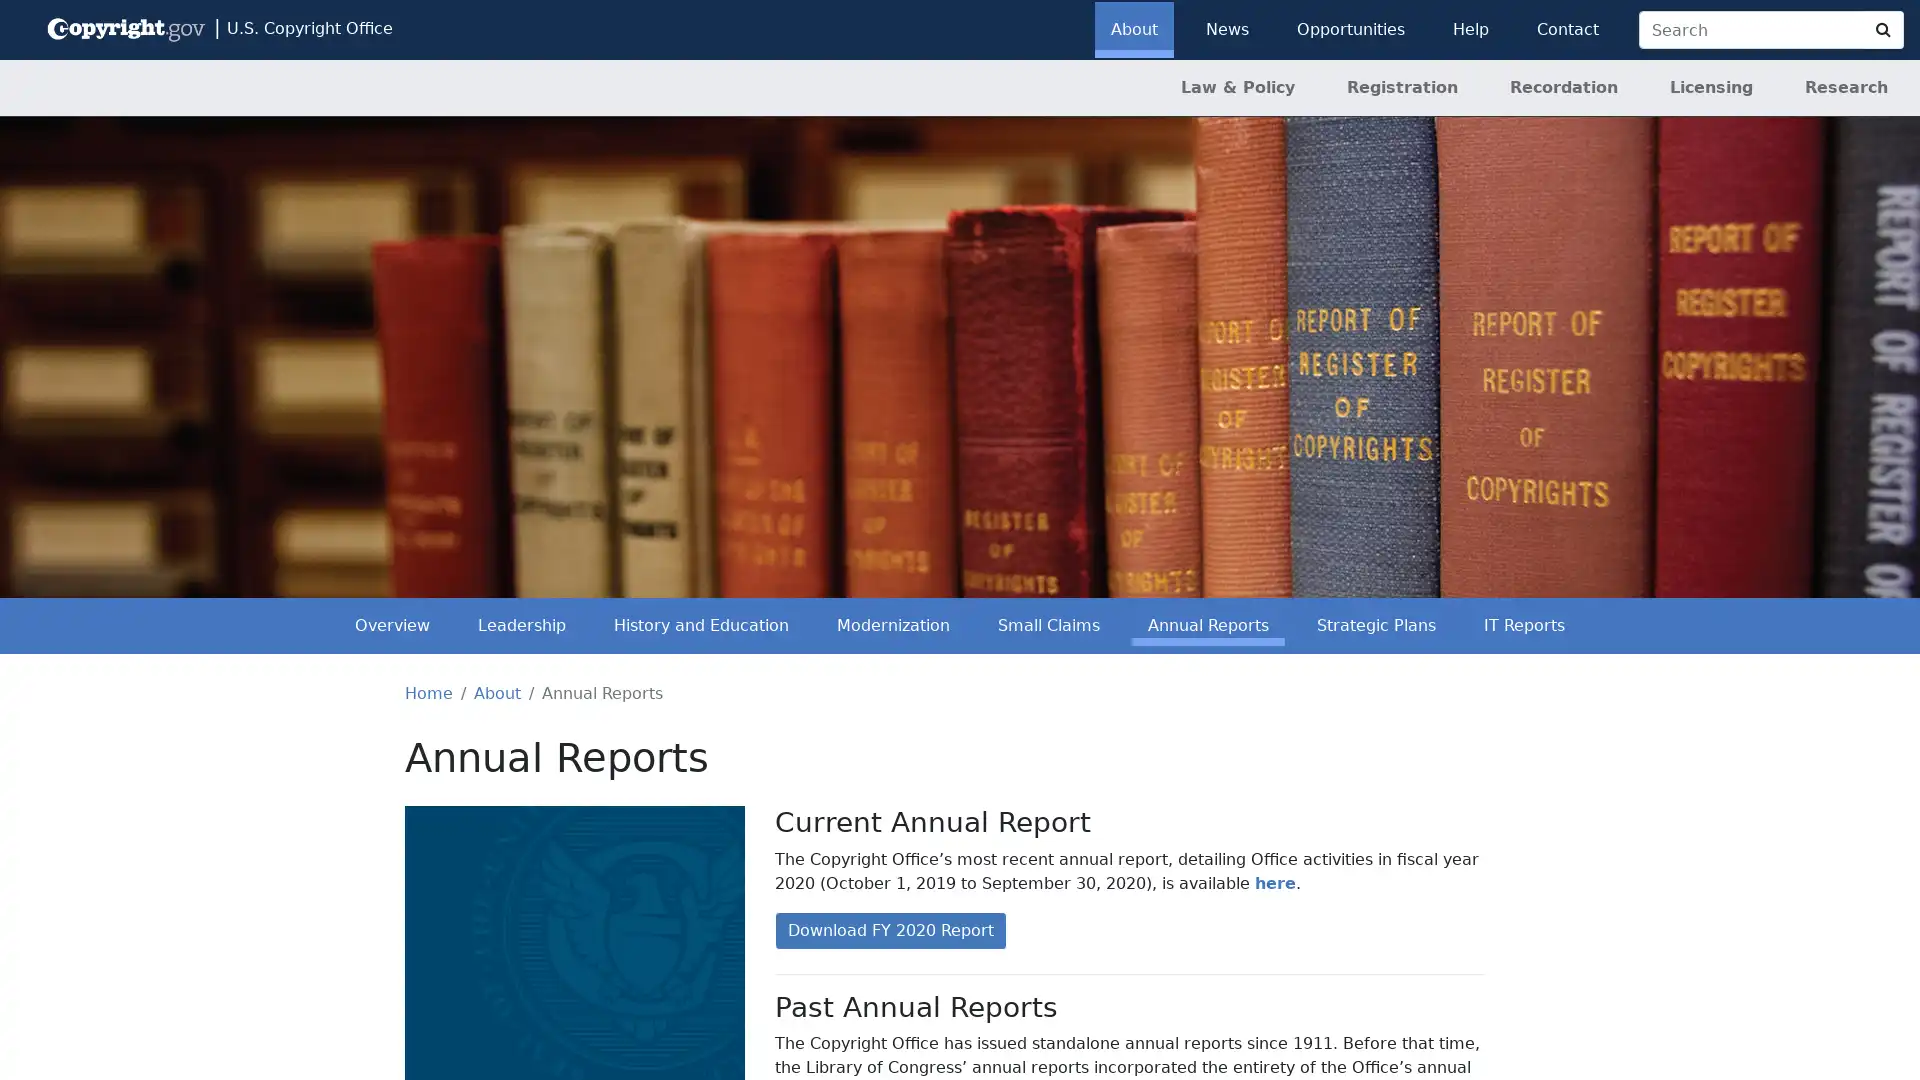 The width and height of the screenshot is (1920, 1080). Describe the element at coordinates (1882, 30) in the screenshot. I see `Search Copyright.gov` at that location.